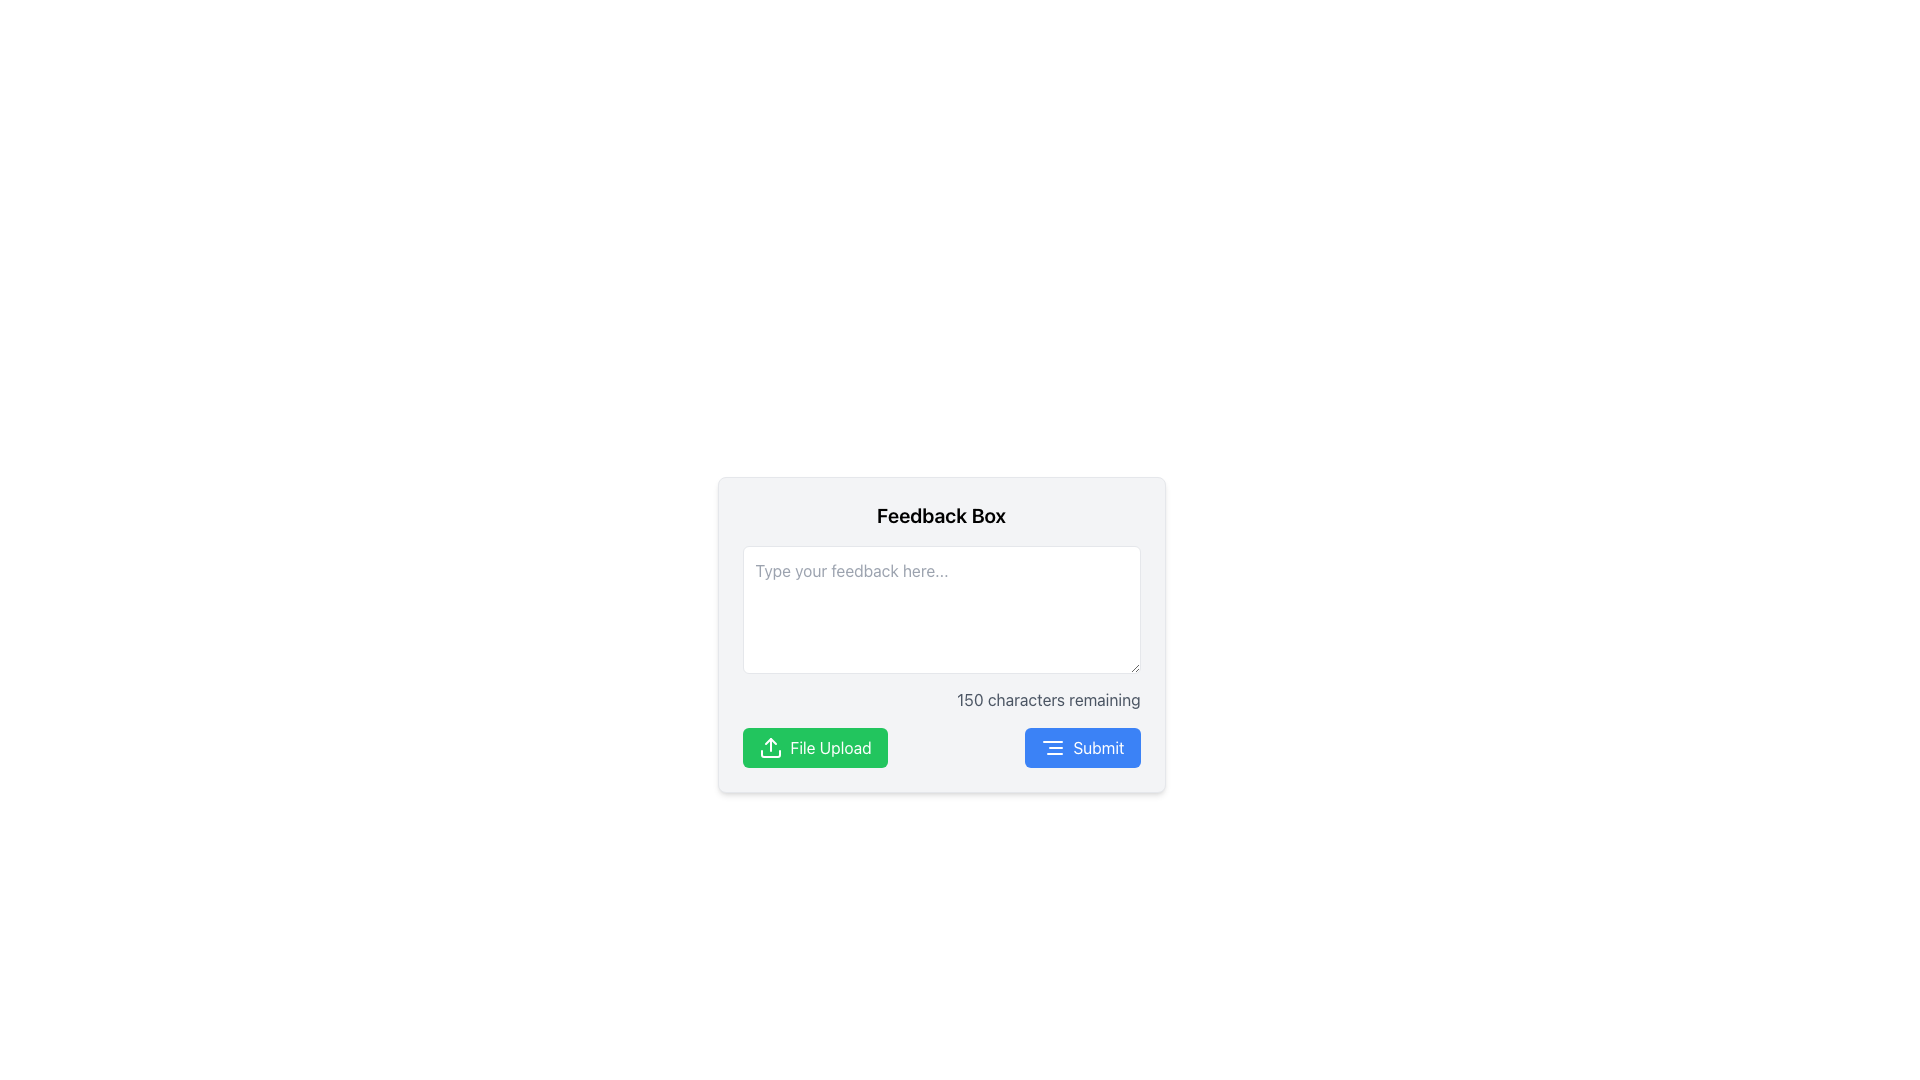 The image size is (1920, 1080). I want to click on the rectangular green button labeled 'File Upload' with rounded corners to initiate a file upload, so click(815, 748).